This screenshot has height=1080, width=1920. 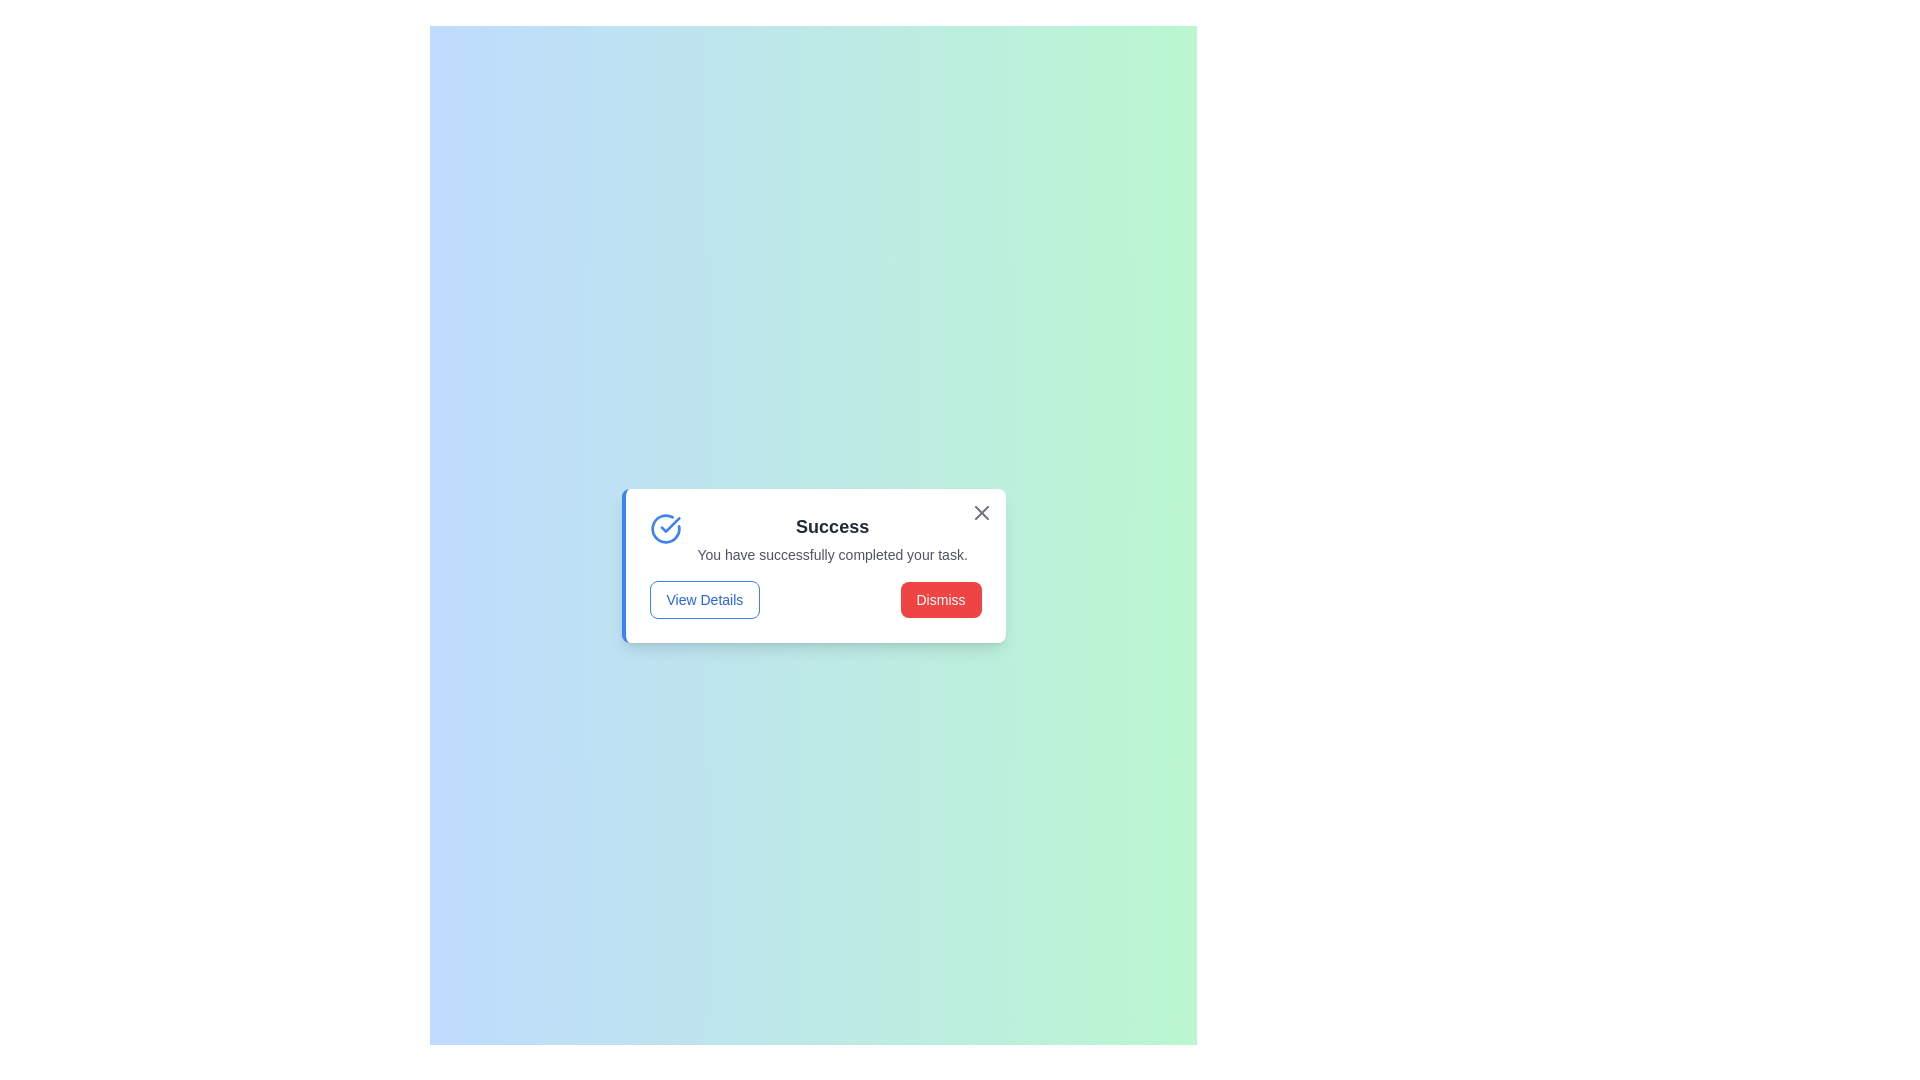 I want to click on the close button at the top-right of the alert to dismiss it, so click(x=981, y=512).